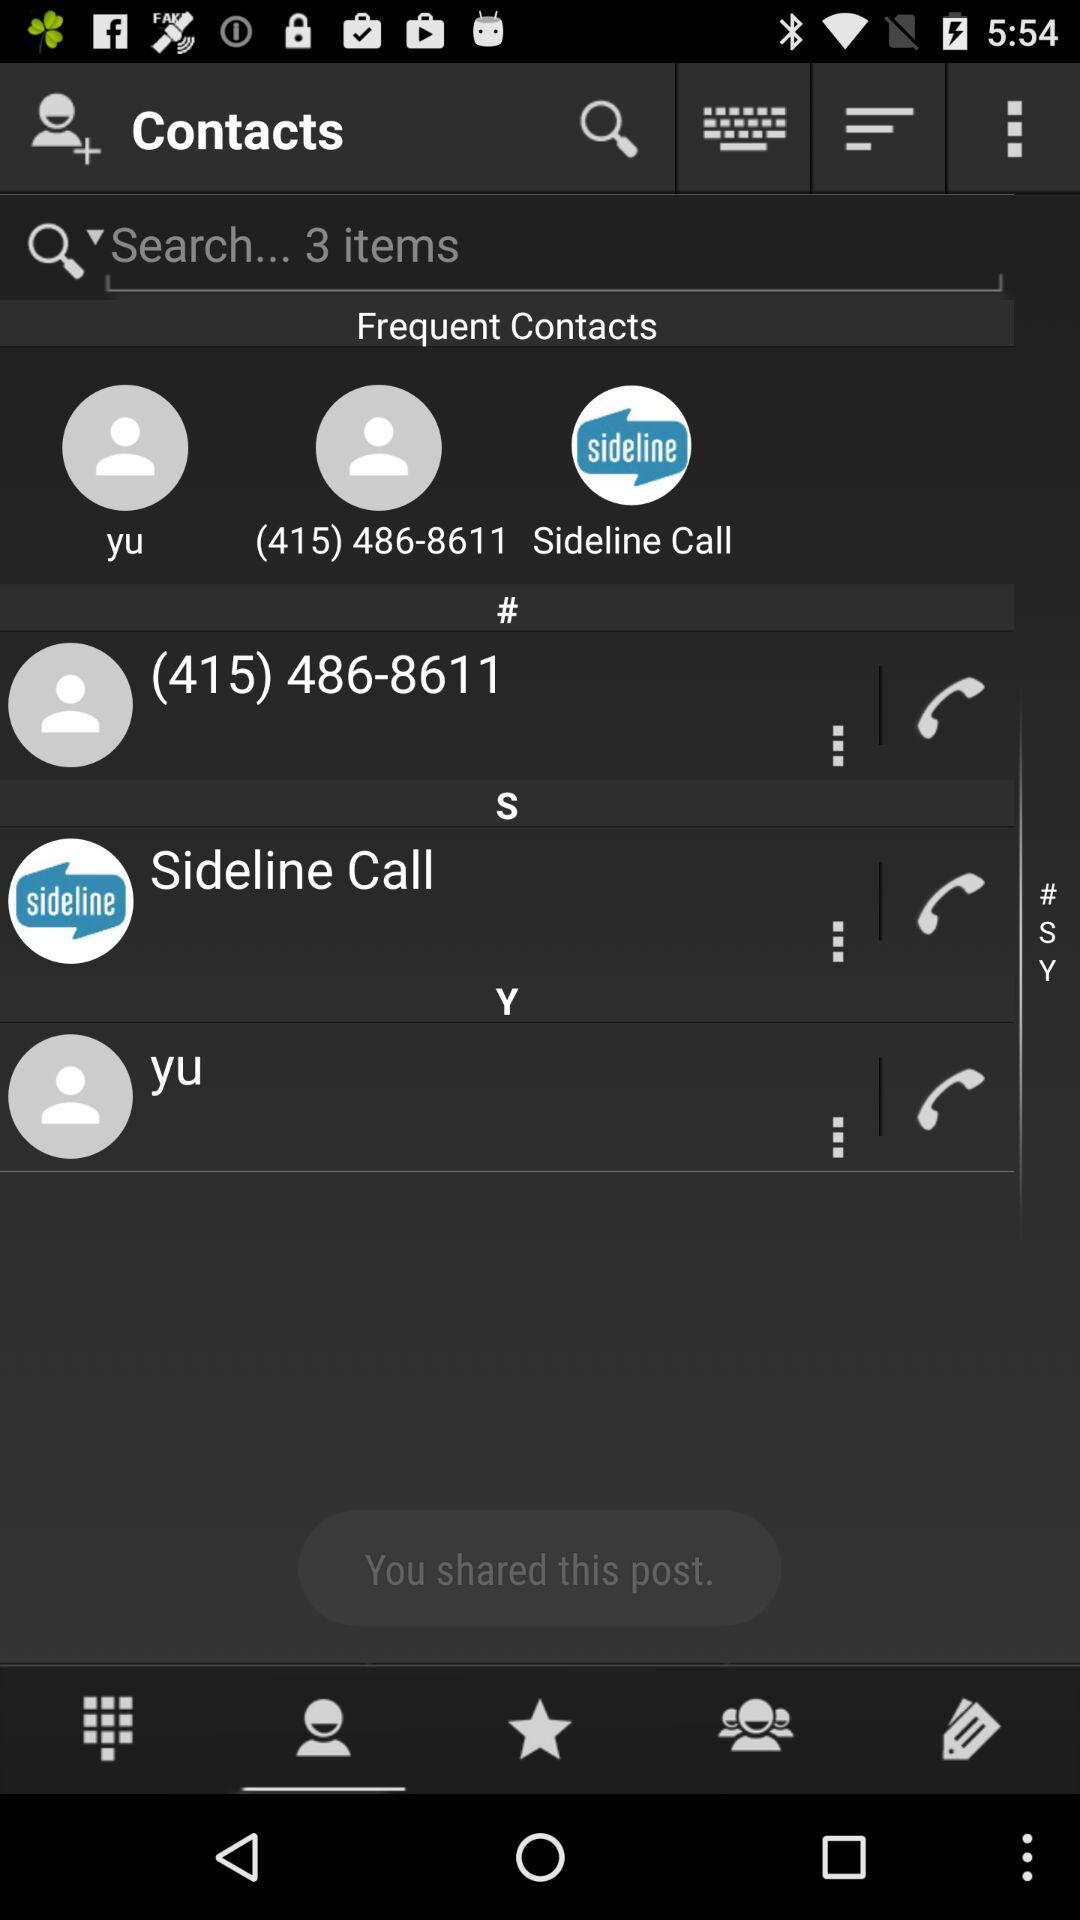 This screenshot has width=1080, height=1920. I want to click on profile, so click(64, 127).